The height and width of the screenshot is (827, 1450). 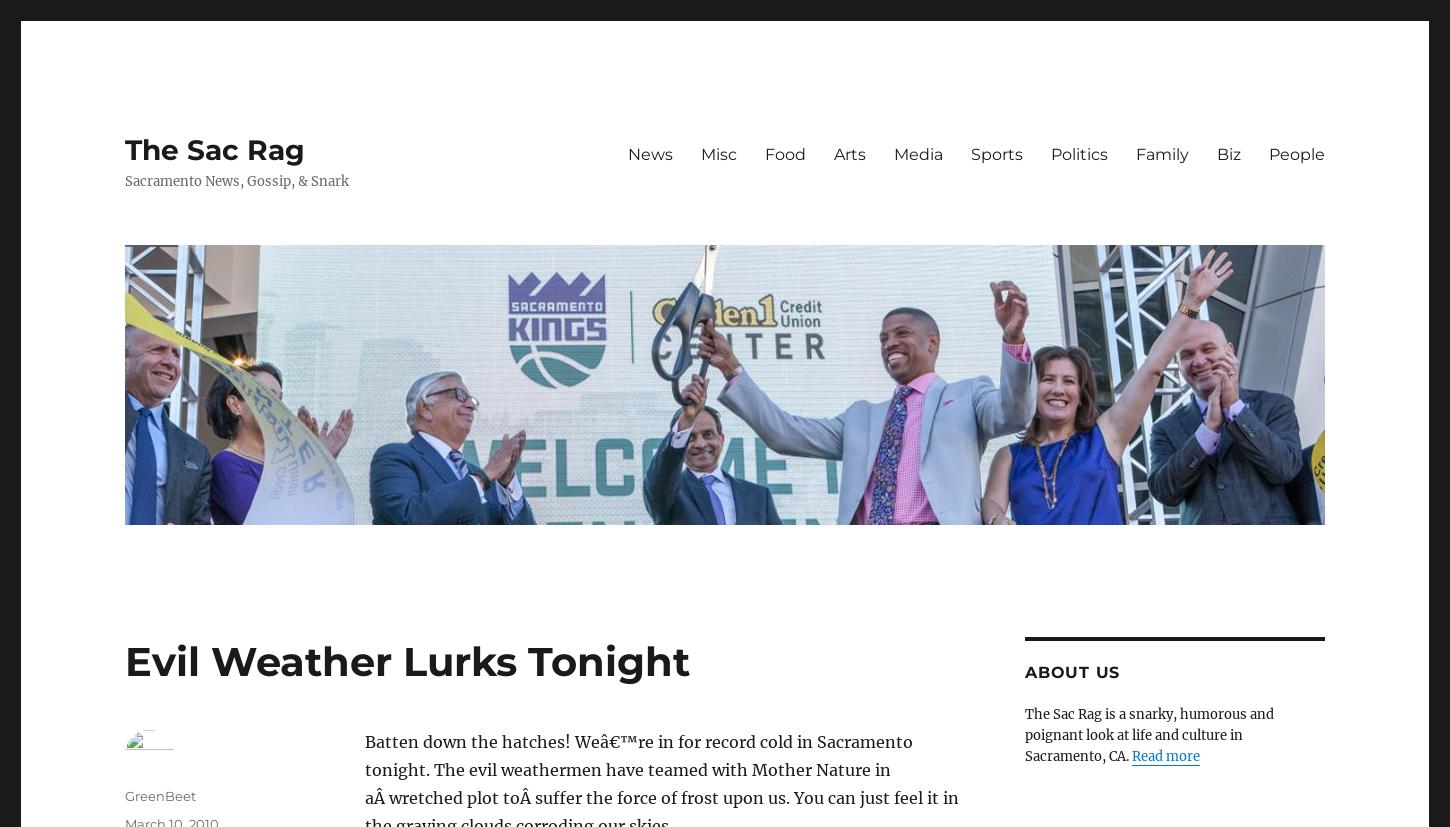 I want to click on 'People', so click(x=1297, y=153).